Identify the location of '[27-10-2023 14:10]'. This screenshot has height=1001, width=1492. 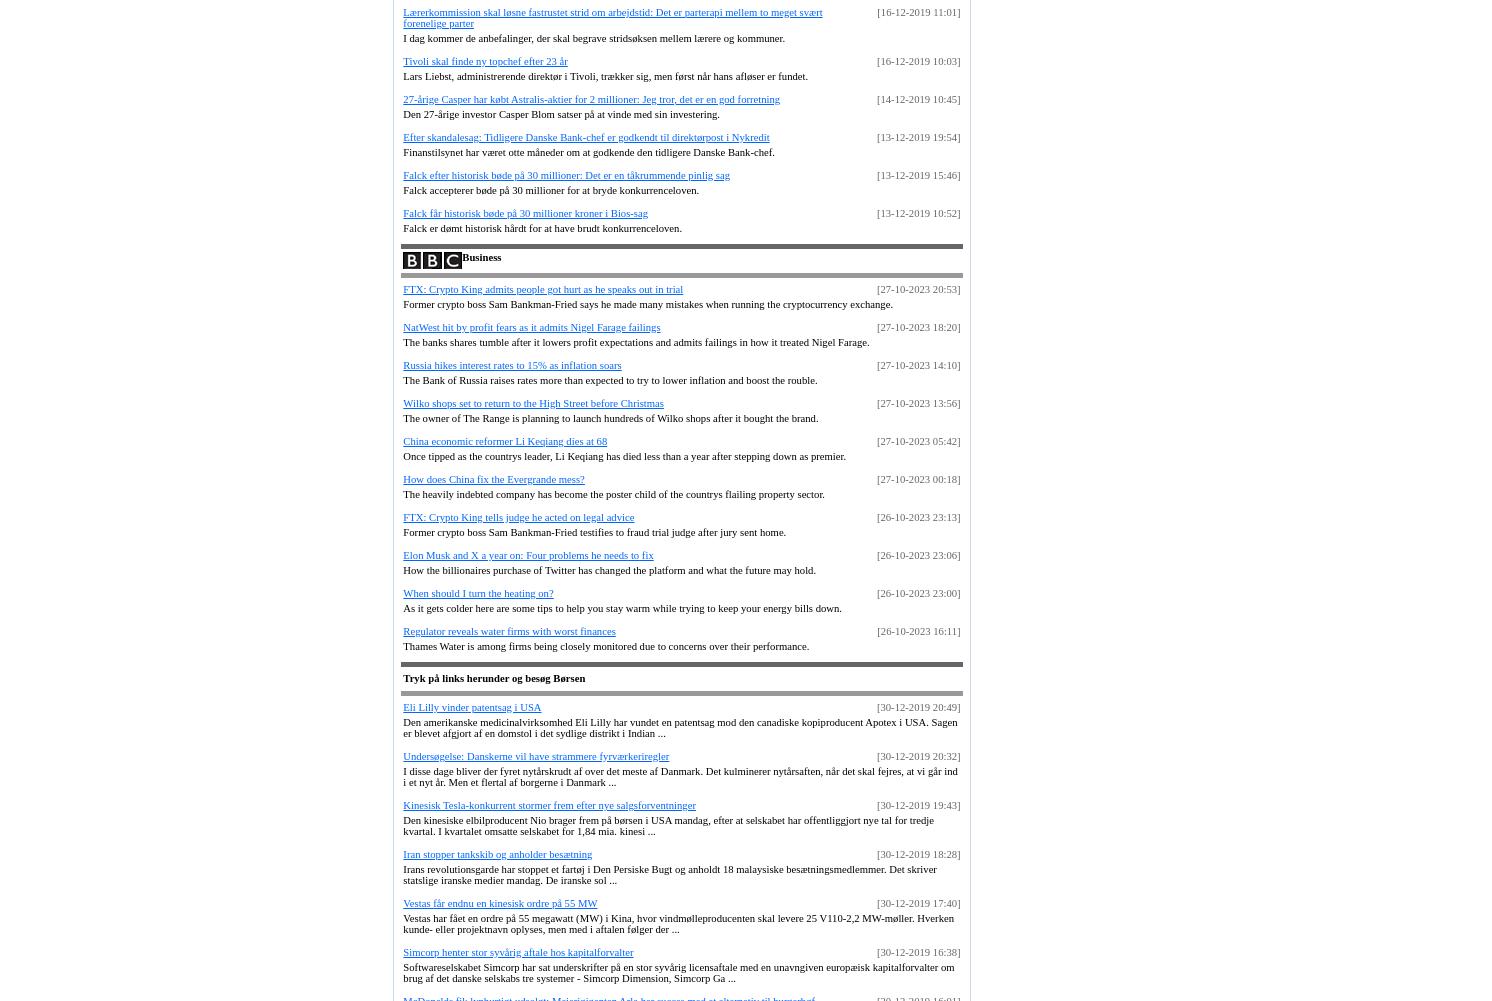
(875, 363).